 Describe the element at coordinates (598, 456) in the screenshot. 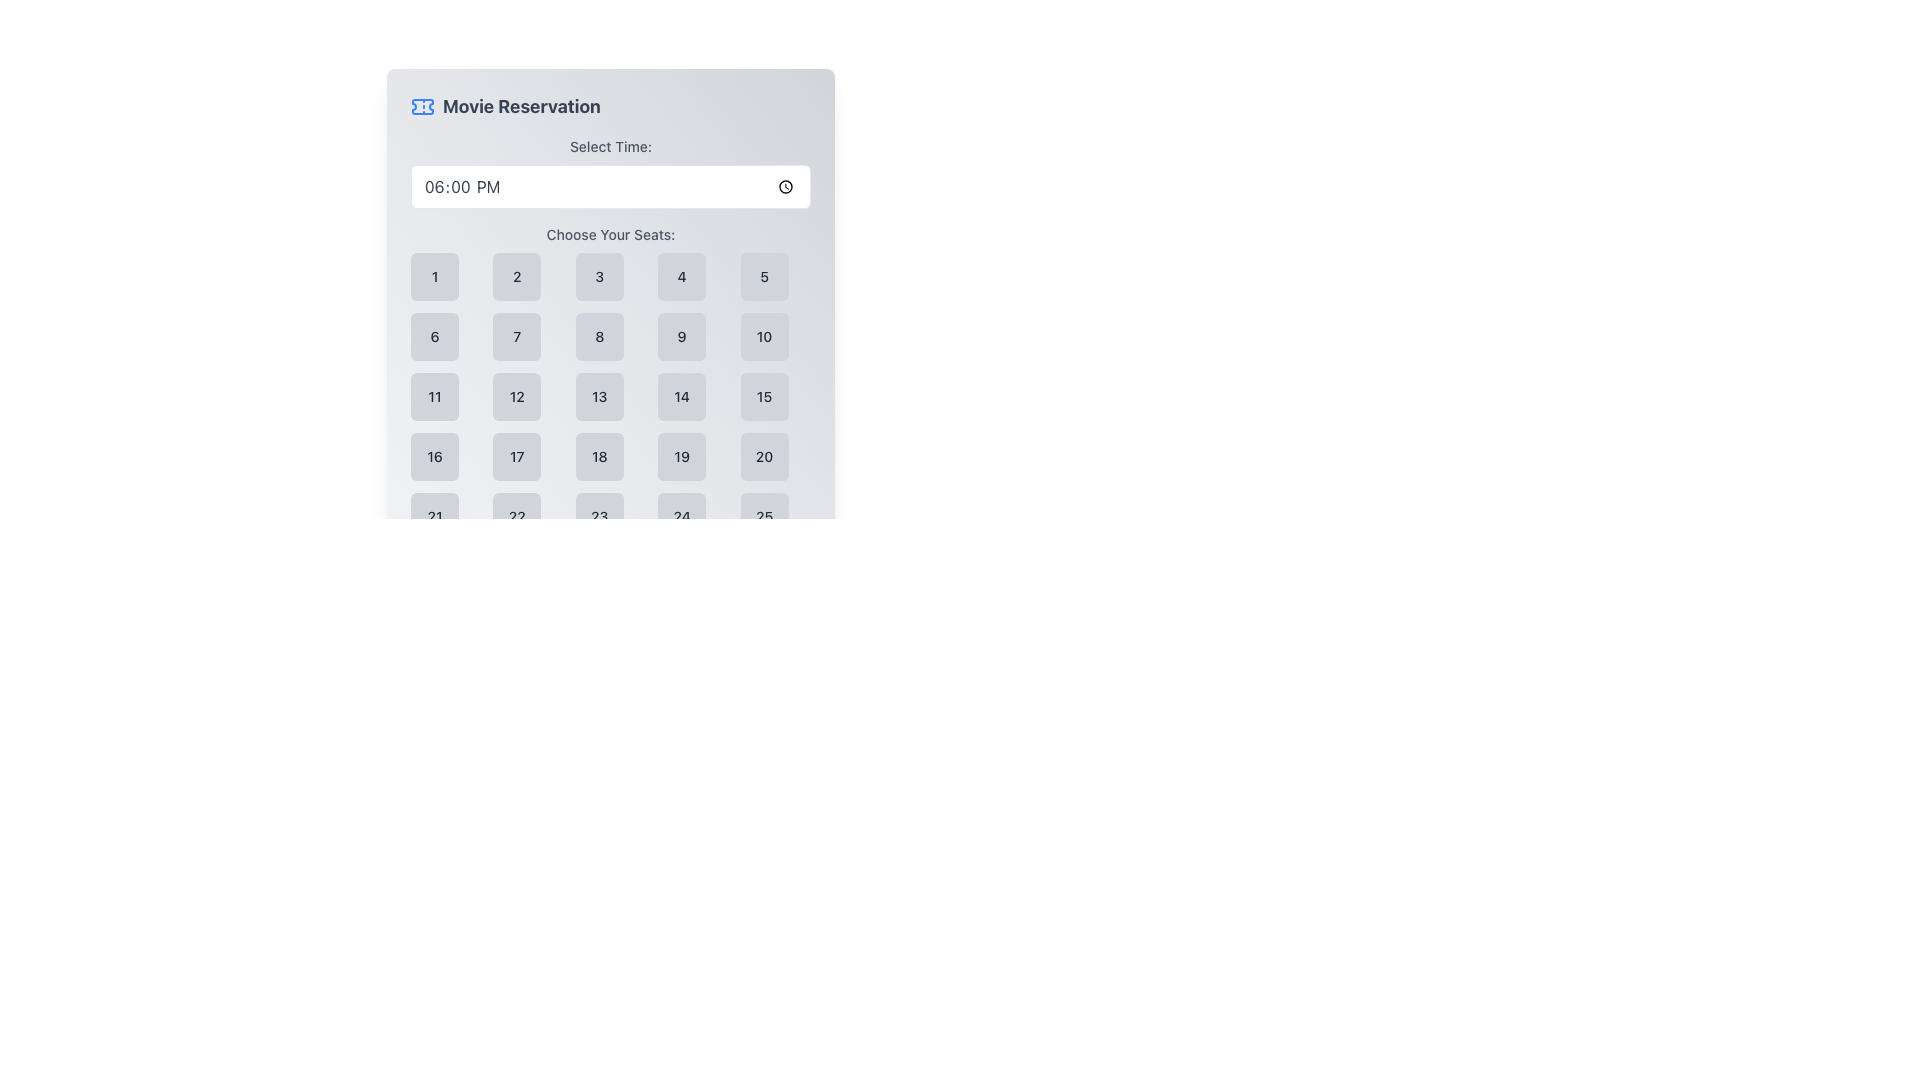

I see `the button located in the fourth row and third column of a 5-column grid layout` at that location.